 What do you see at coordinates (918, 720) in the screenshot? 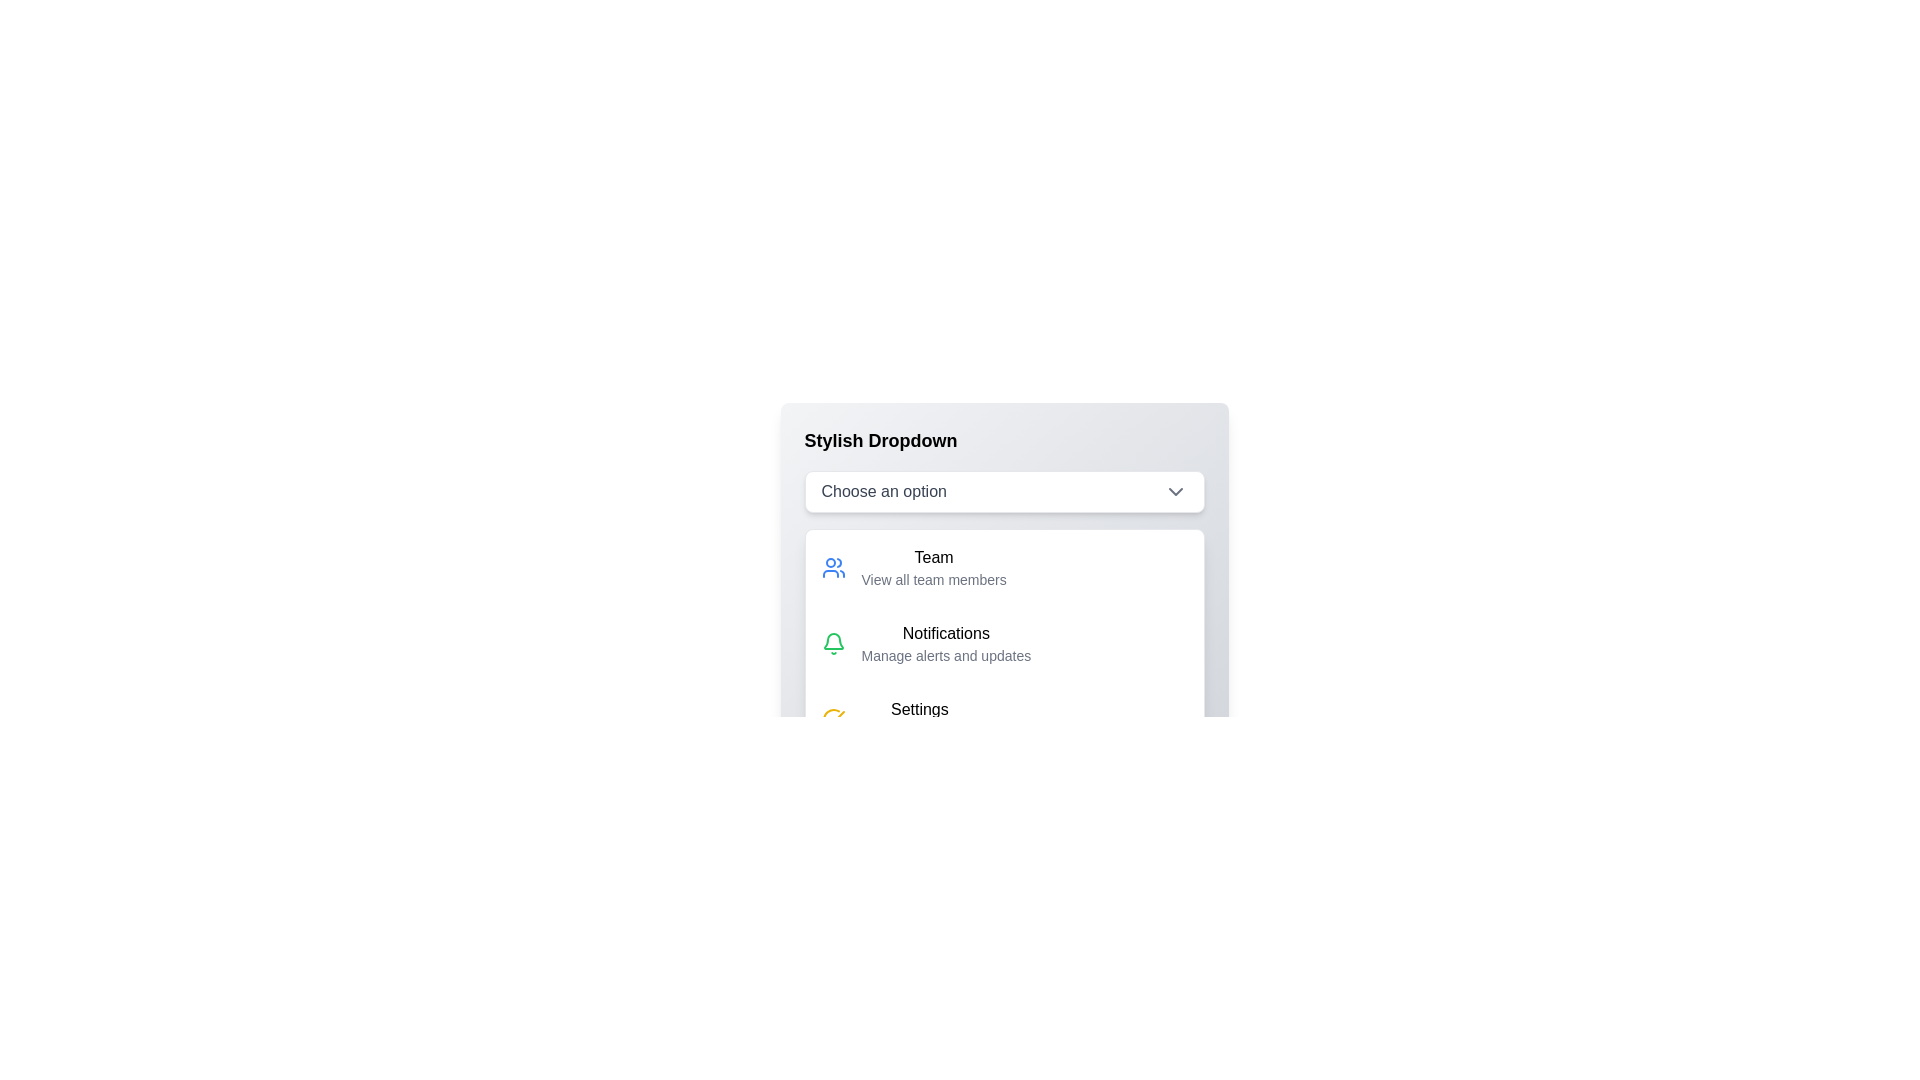
I see `to select the 'Settings' menu item, which displays 'Settings' in bold and 'Adjust preferences' in a smaller, light gray font as the third item in the dropdown menu` at bounding box center [918, 720].